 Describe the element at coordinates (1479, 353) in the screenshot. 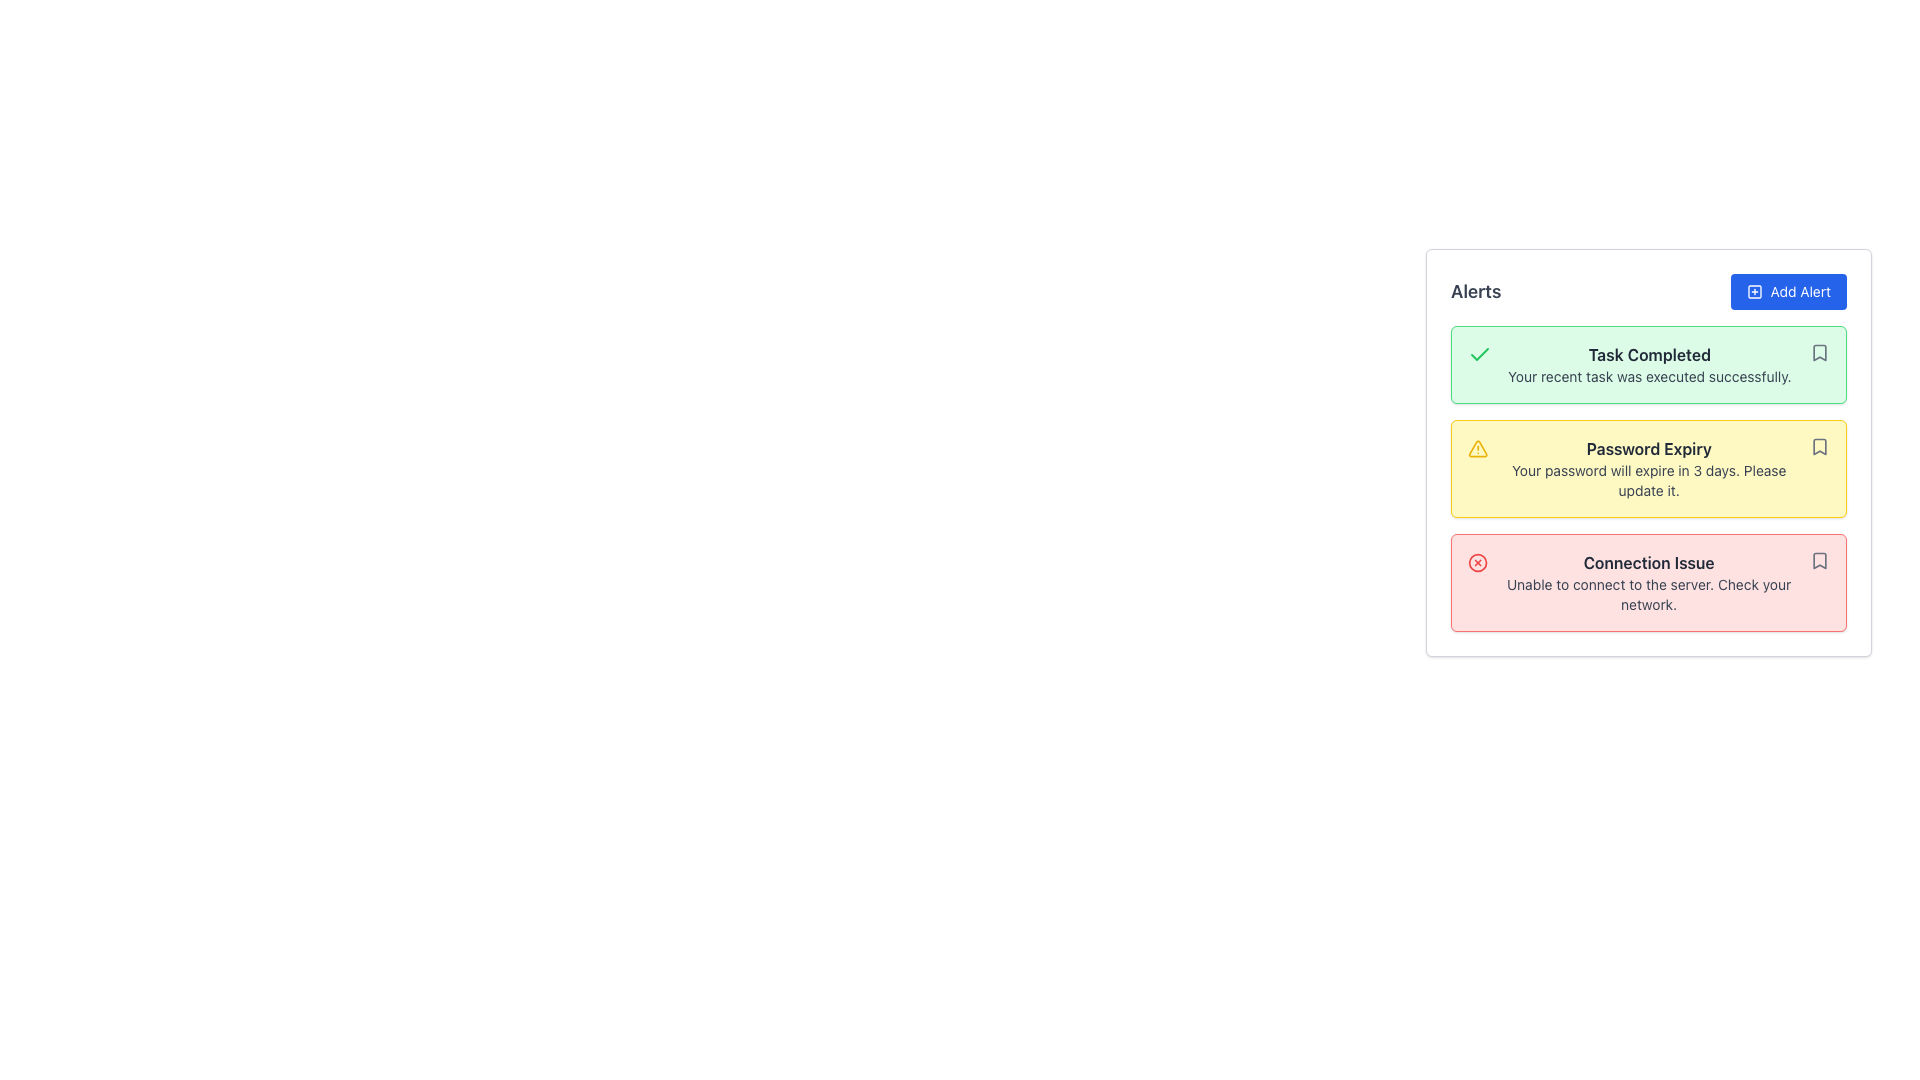

I see `the checkmark icon indicating success, which is centrally located within the green rectangular area labeled 'Task Completed'` at that location.